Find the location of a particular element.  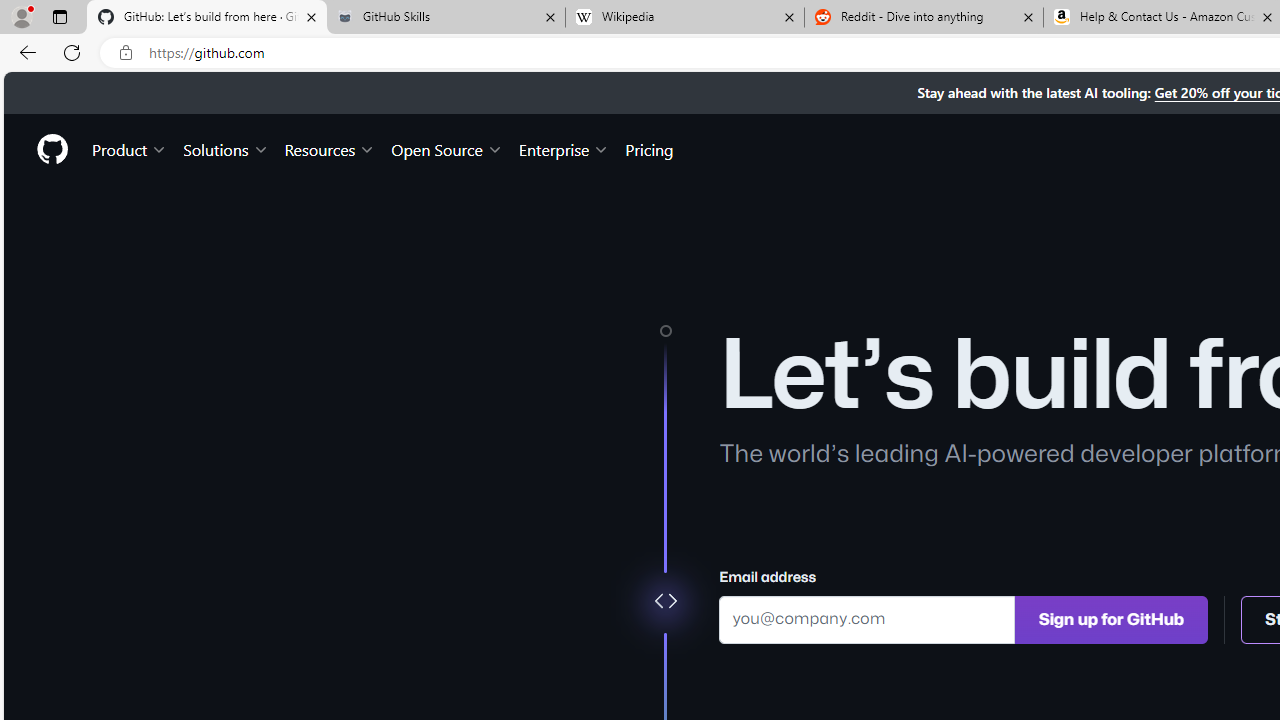

'Email address' is located at coordinates (867, 618).